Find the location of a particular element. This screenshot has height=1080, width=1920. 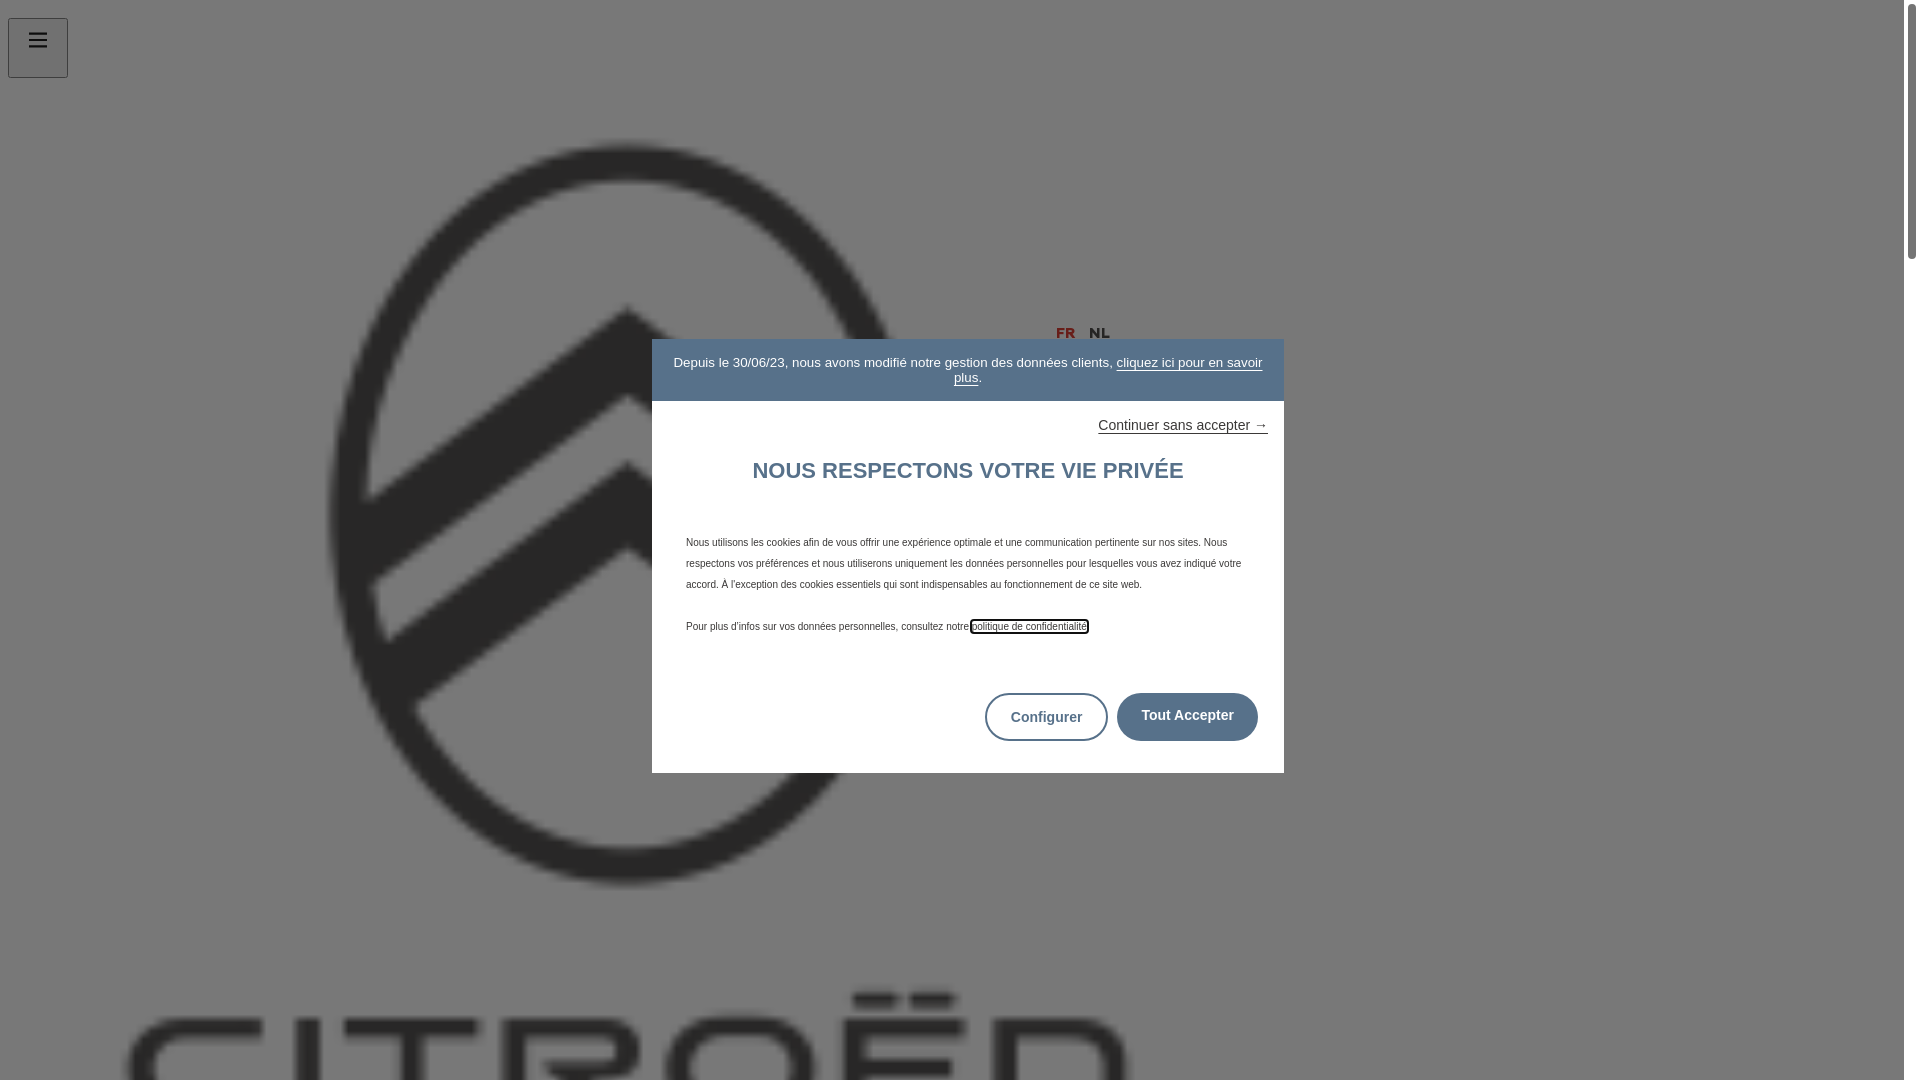

'Configurer' is located at coordinates (984, 716).